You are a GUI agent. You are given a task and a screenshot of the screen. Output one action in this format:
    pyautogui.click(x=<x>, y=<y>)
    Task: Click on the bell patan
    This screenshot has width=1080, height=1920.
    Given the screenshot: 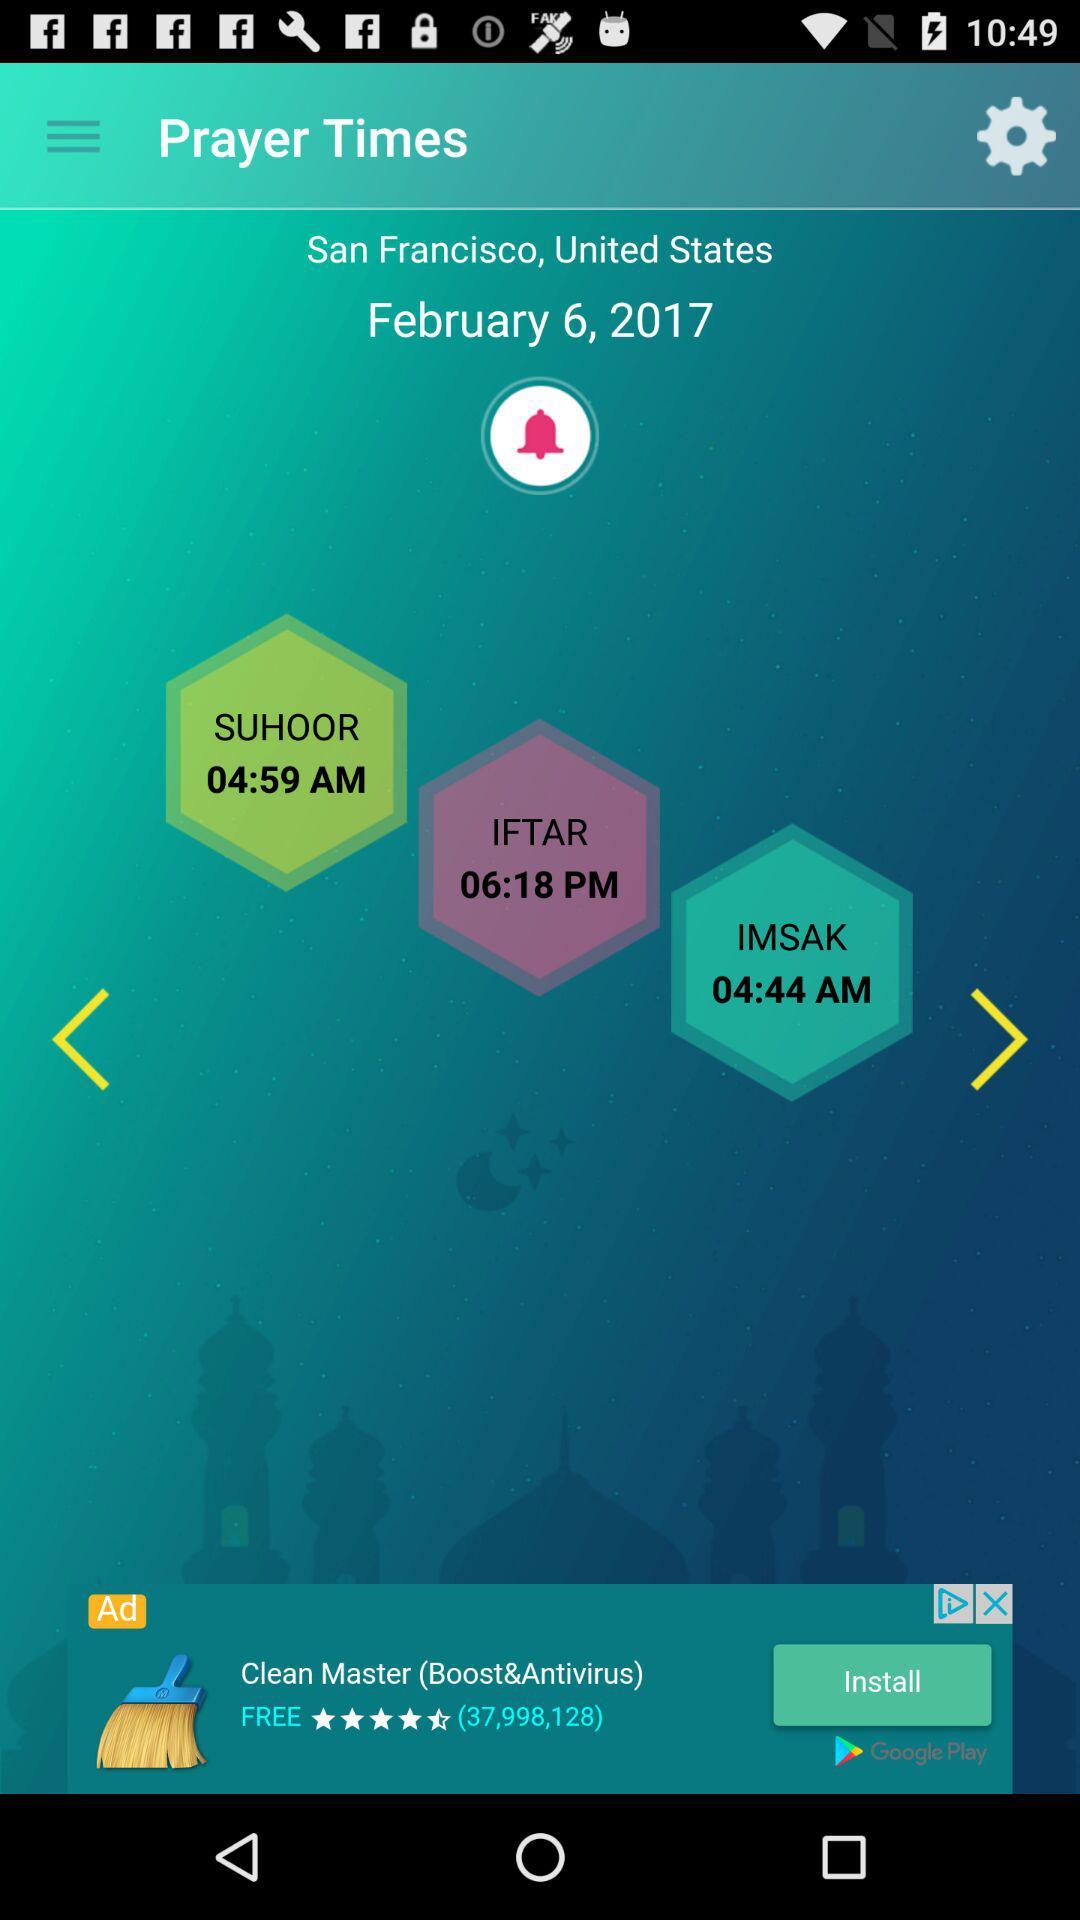 What is the action you would take?
    pyautogui.click(x=540, y=434)
    